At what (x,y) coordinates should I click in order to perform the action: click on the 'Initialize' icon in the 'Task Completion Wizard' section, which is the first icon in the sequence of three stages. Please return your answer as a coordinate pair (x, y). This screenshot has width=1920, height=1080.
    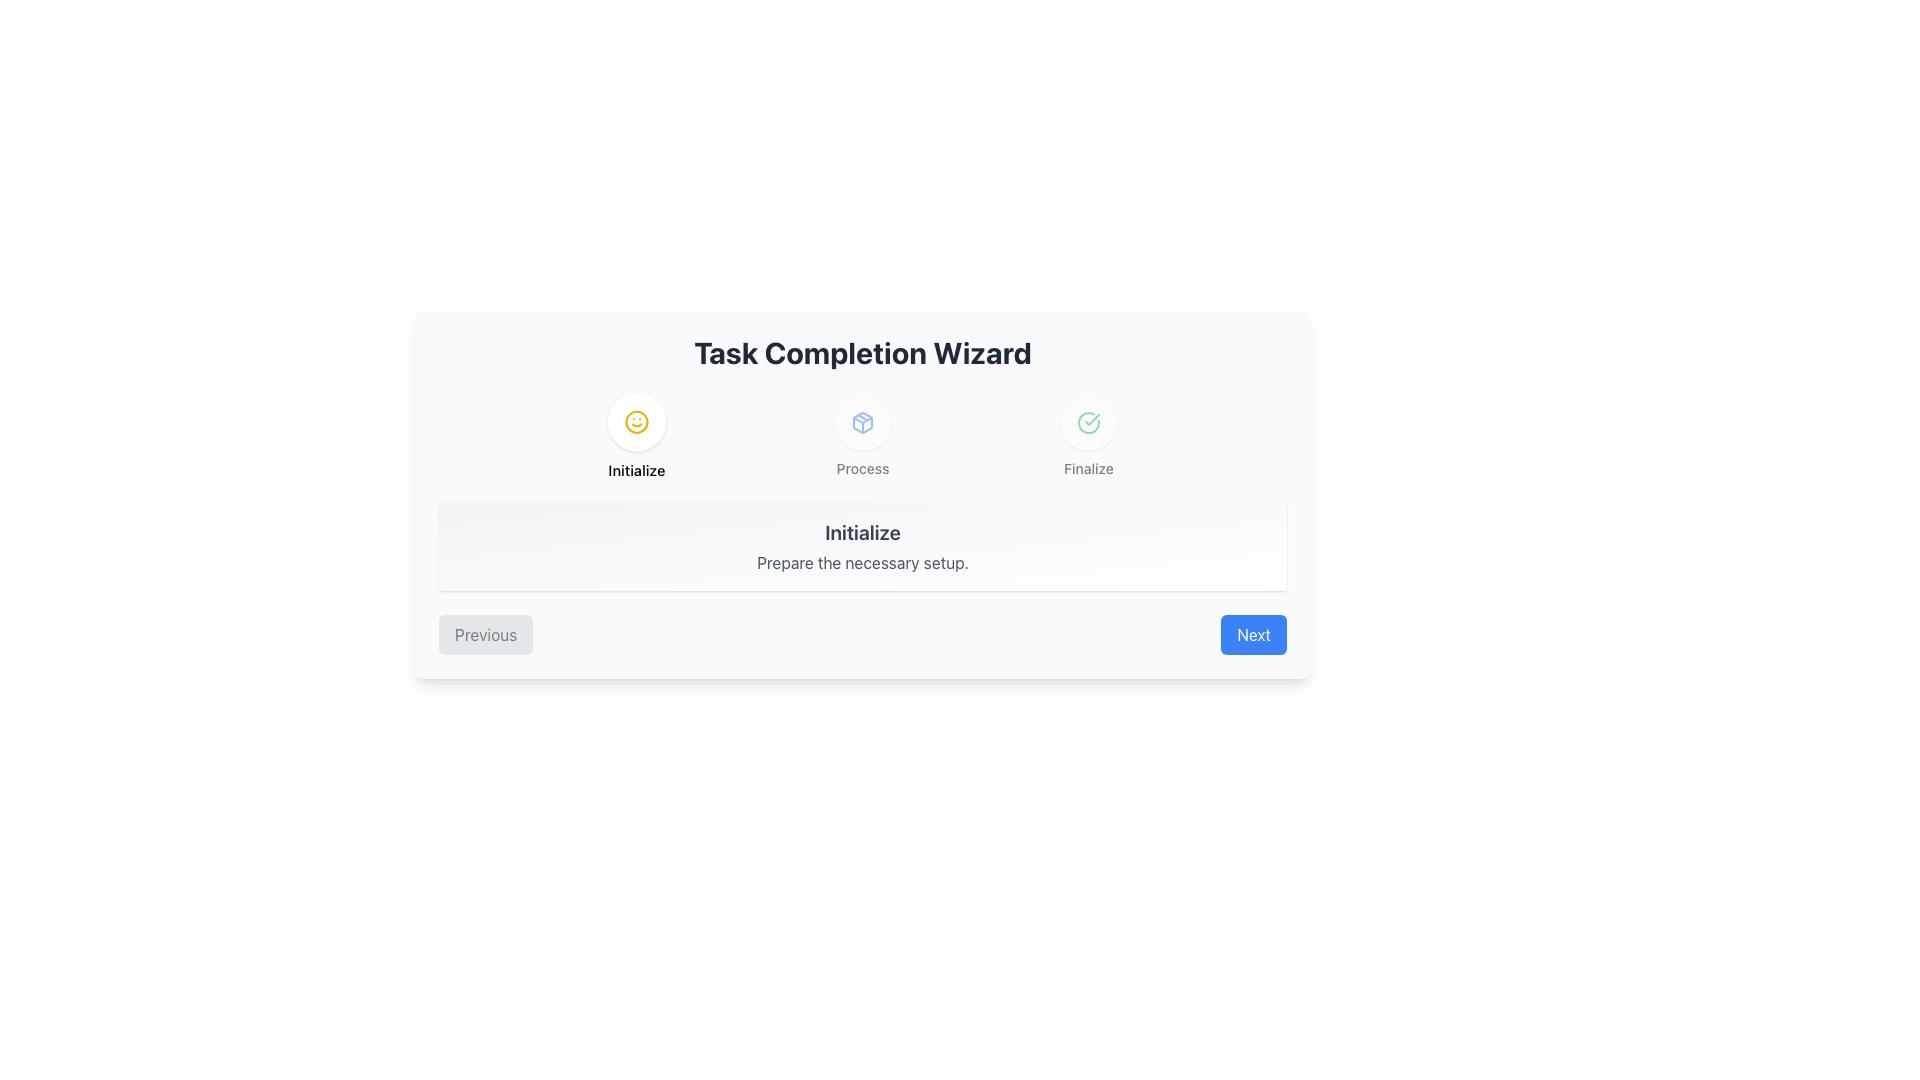
    Looking at the image, I should click on (636, 420).